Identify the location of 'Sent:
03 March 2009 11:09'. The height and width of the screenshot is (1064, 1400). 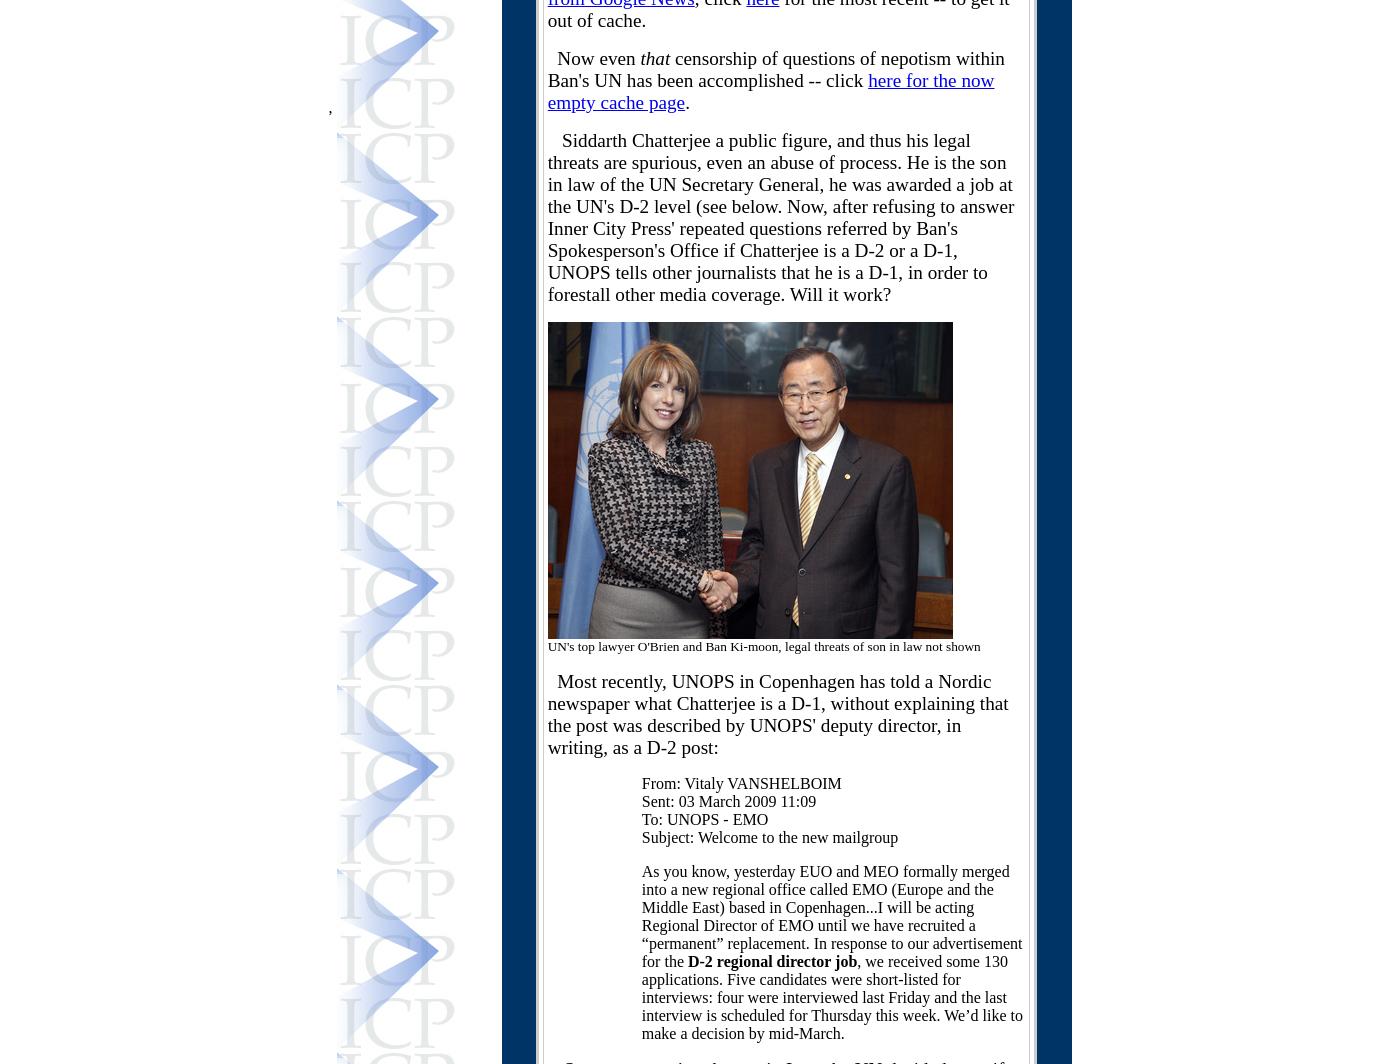
(641, 801).